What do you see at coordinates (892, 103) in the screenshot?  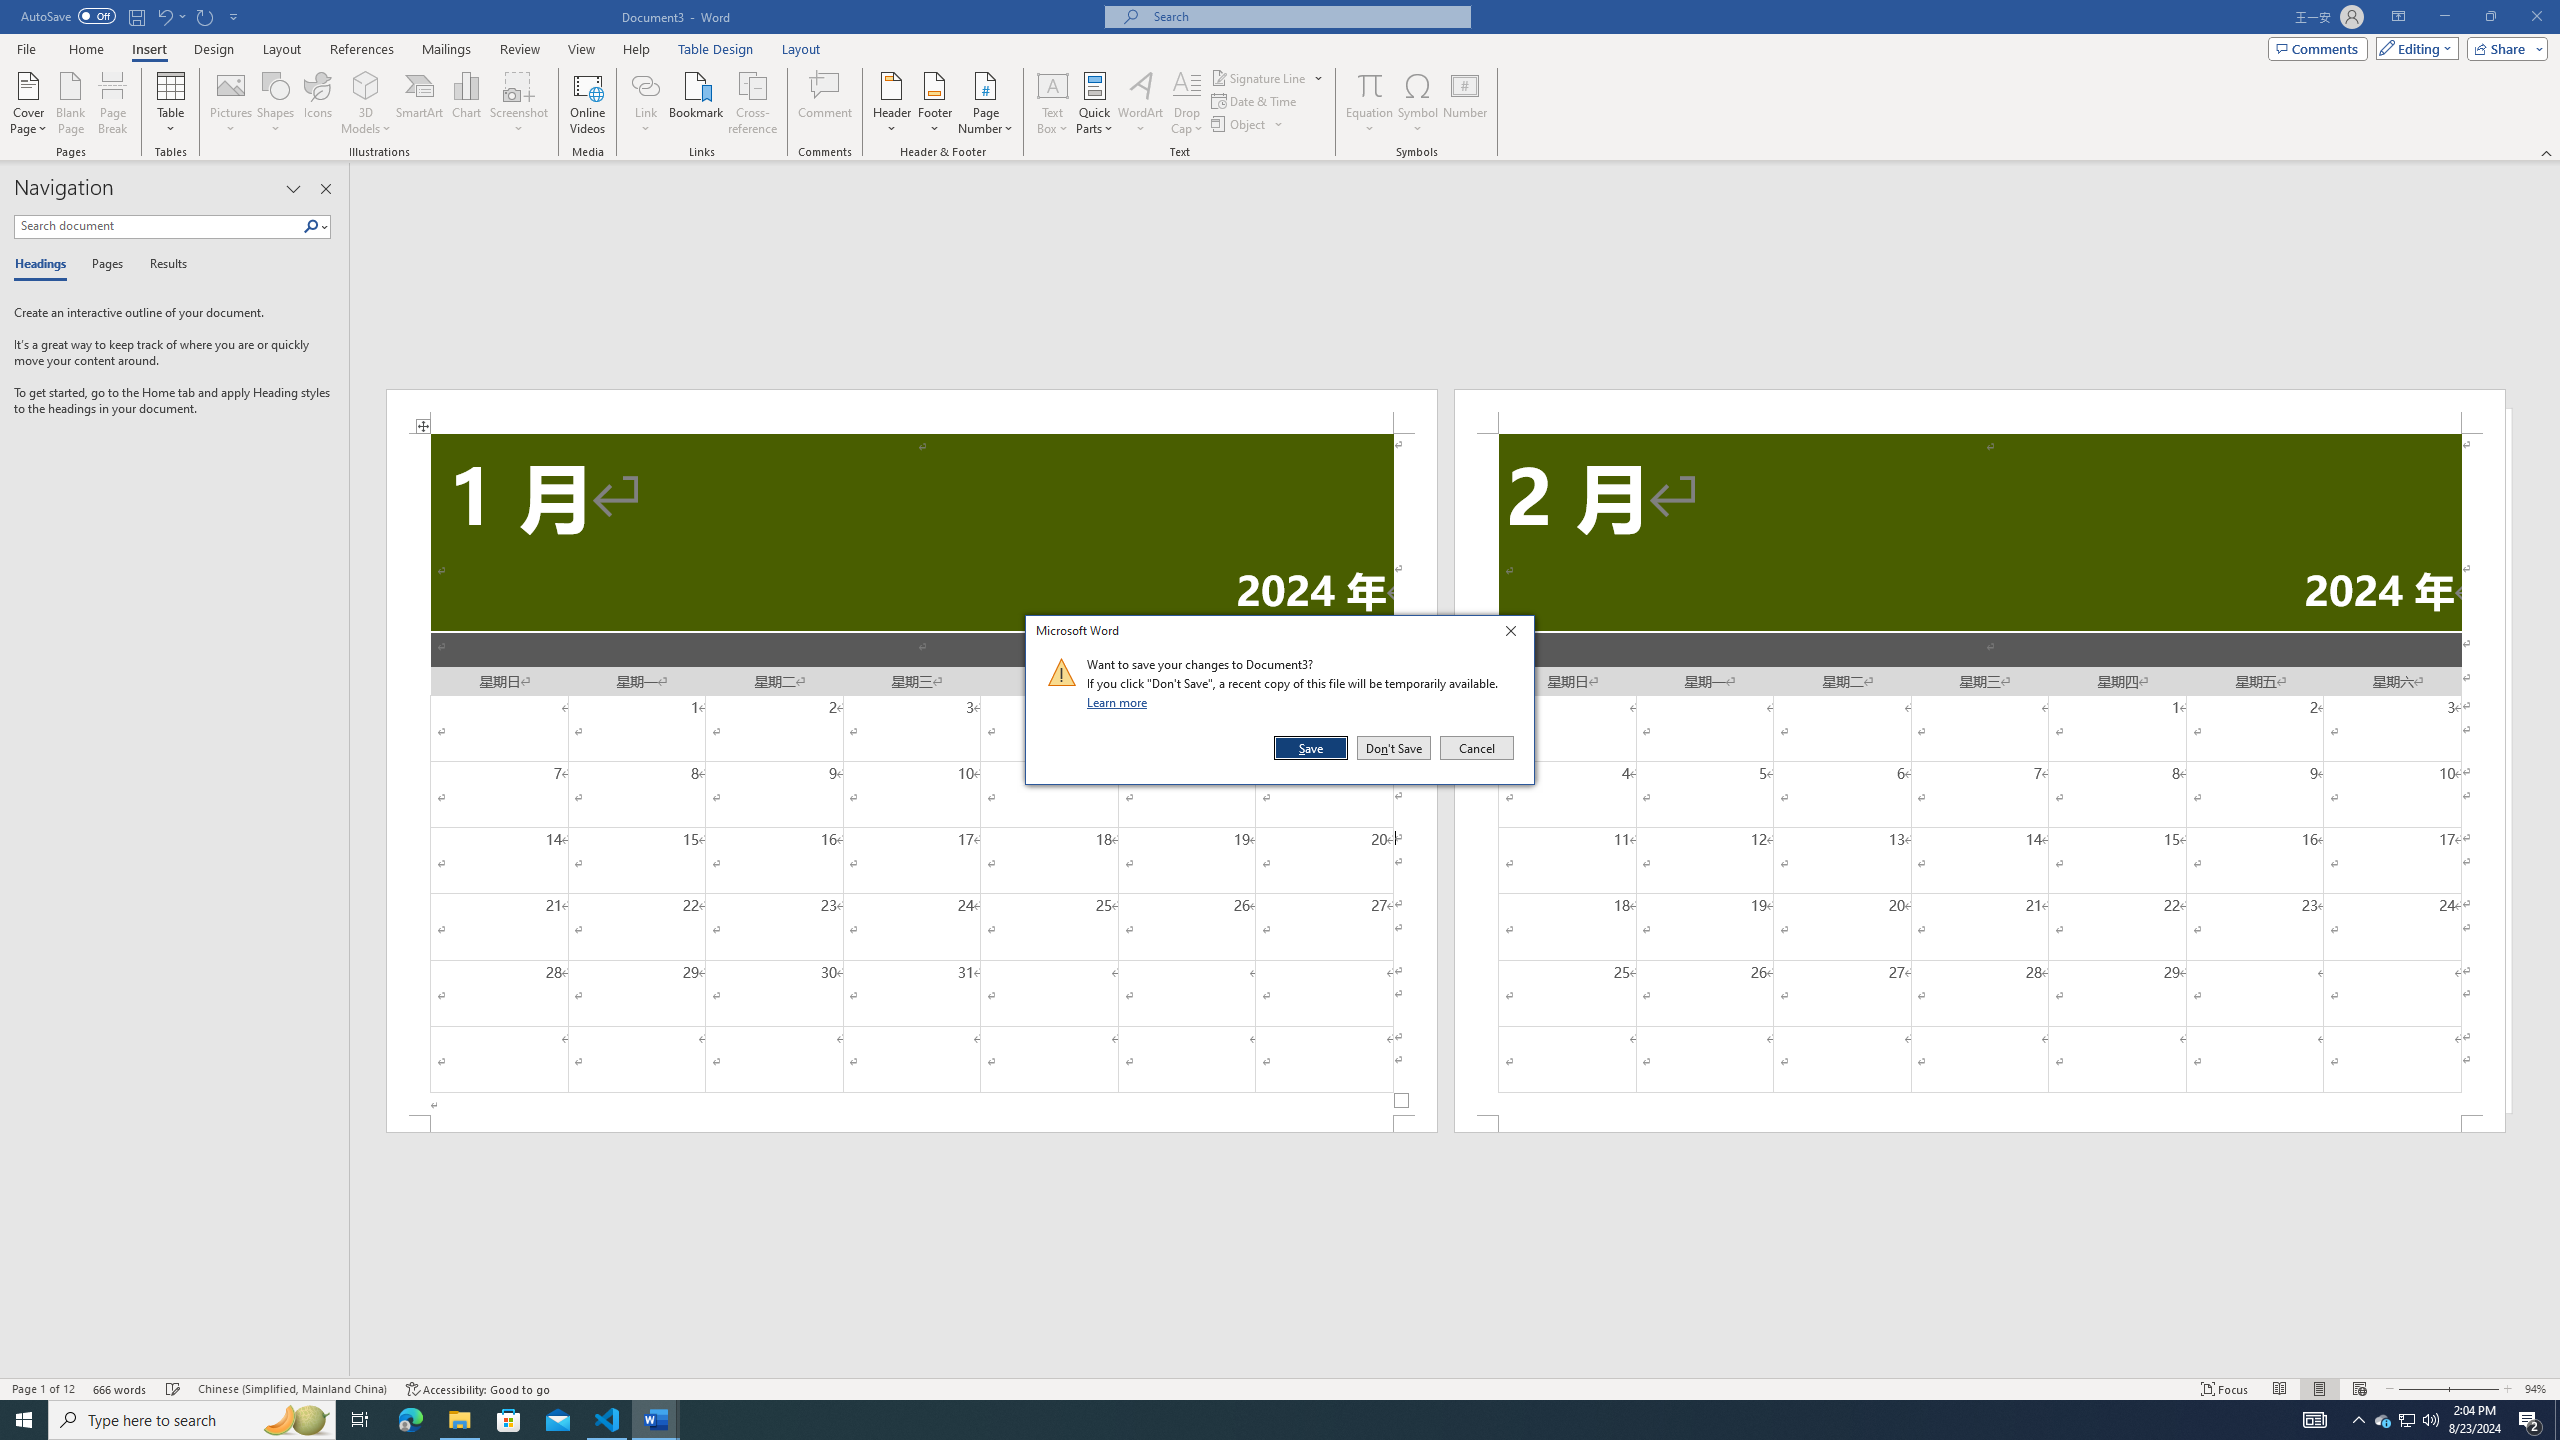 I see `'Header'` at bounding box center [892, 103].